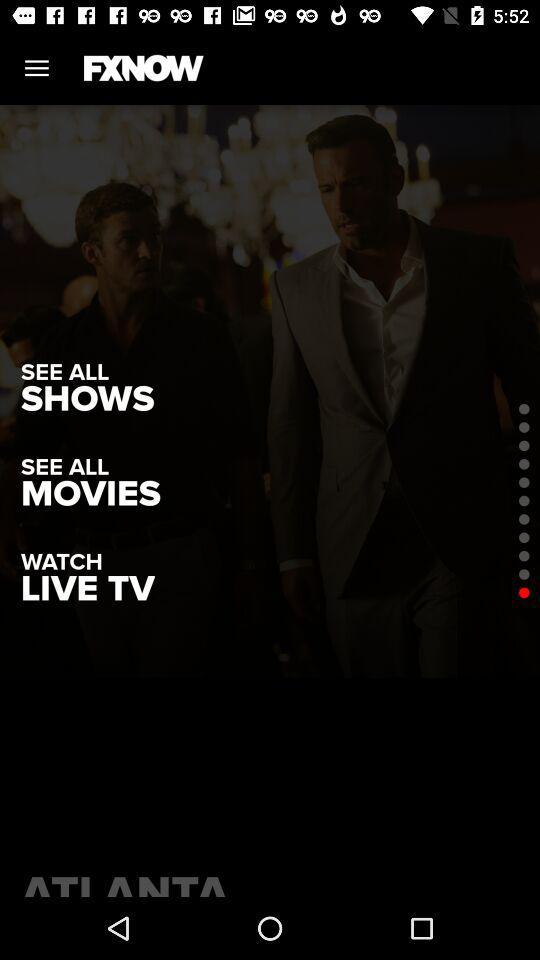 This screenshot has height=960, width=540. I want to click on live tv, so click(86, 589).